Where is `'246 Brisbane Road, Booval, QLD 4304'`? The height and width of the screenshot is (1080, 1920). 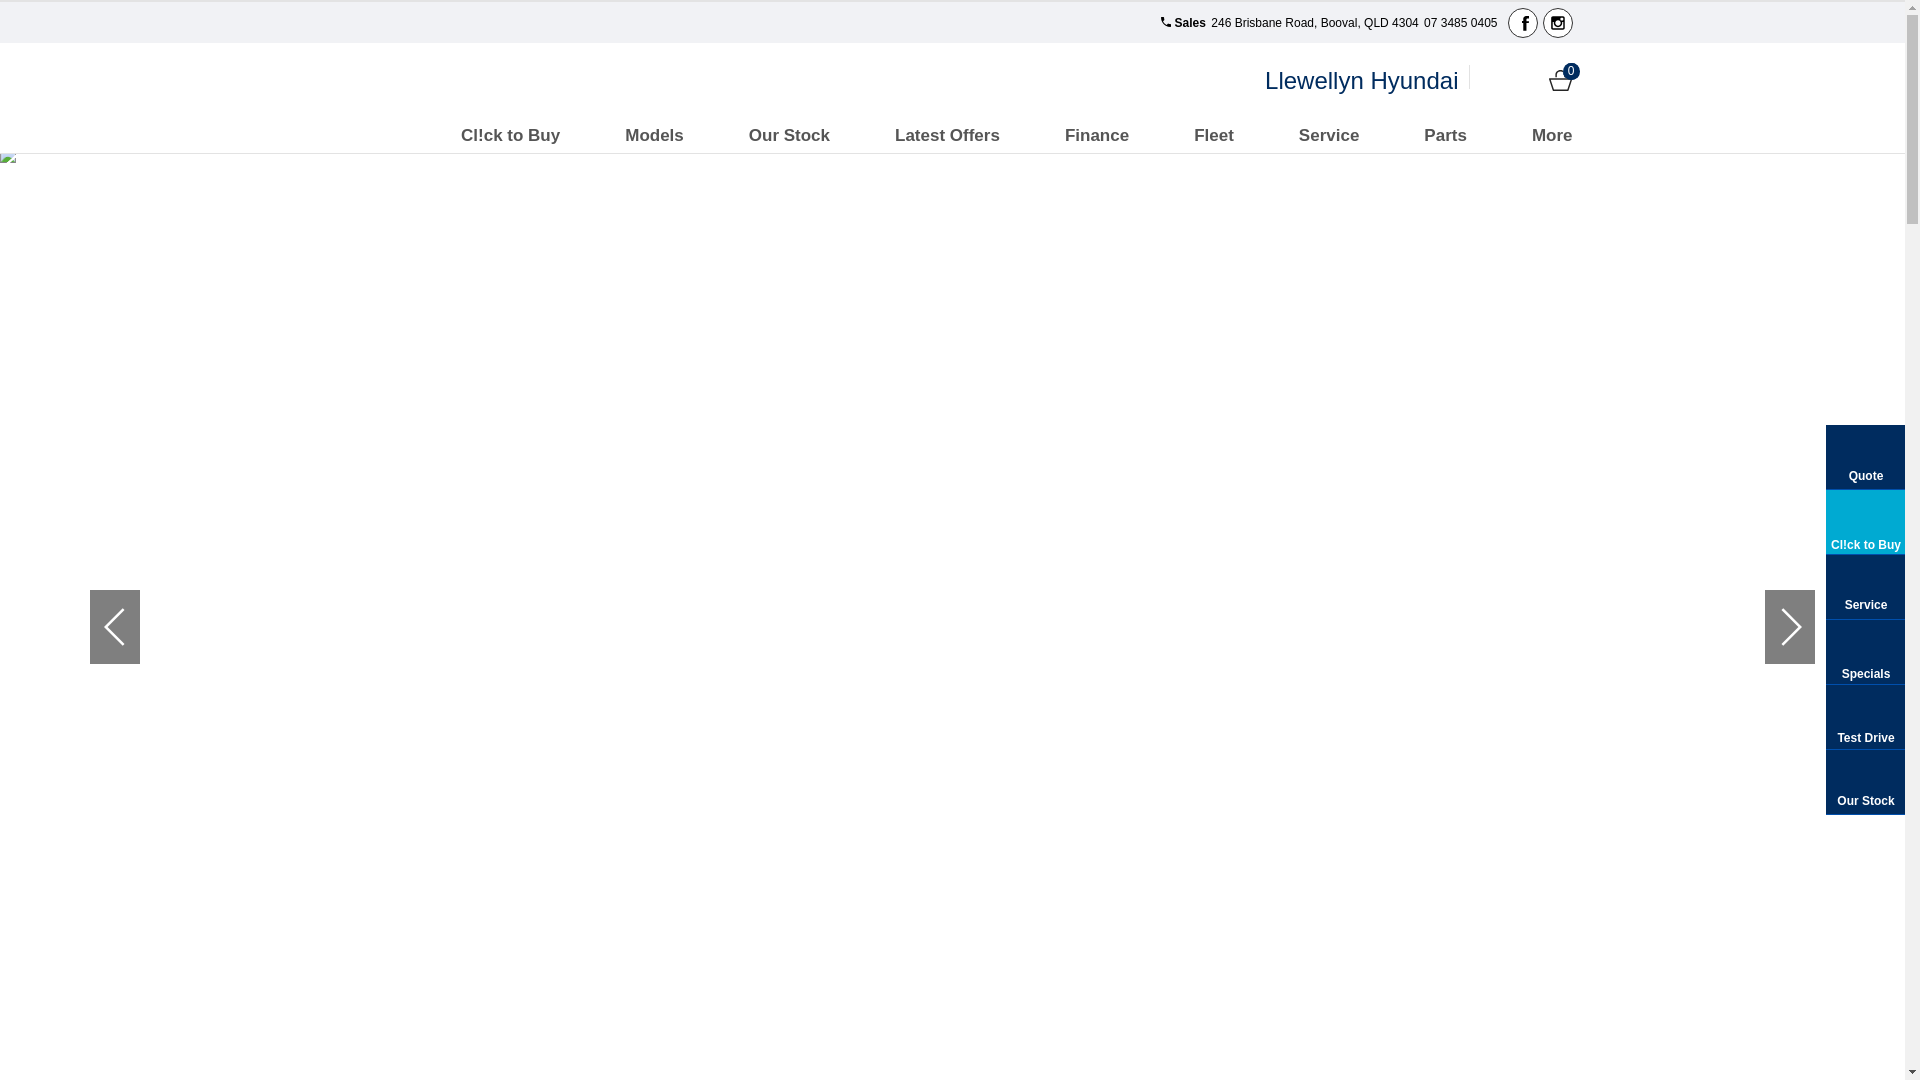
'246 Brisbane Road, Booval, QLD 4304' is located at coordinates (1313, 23).